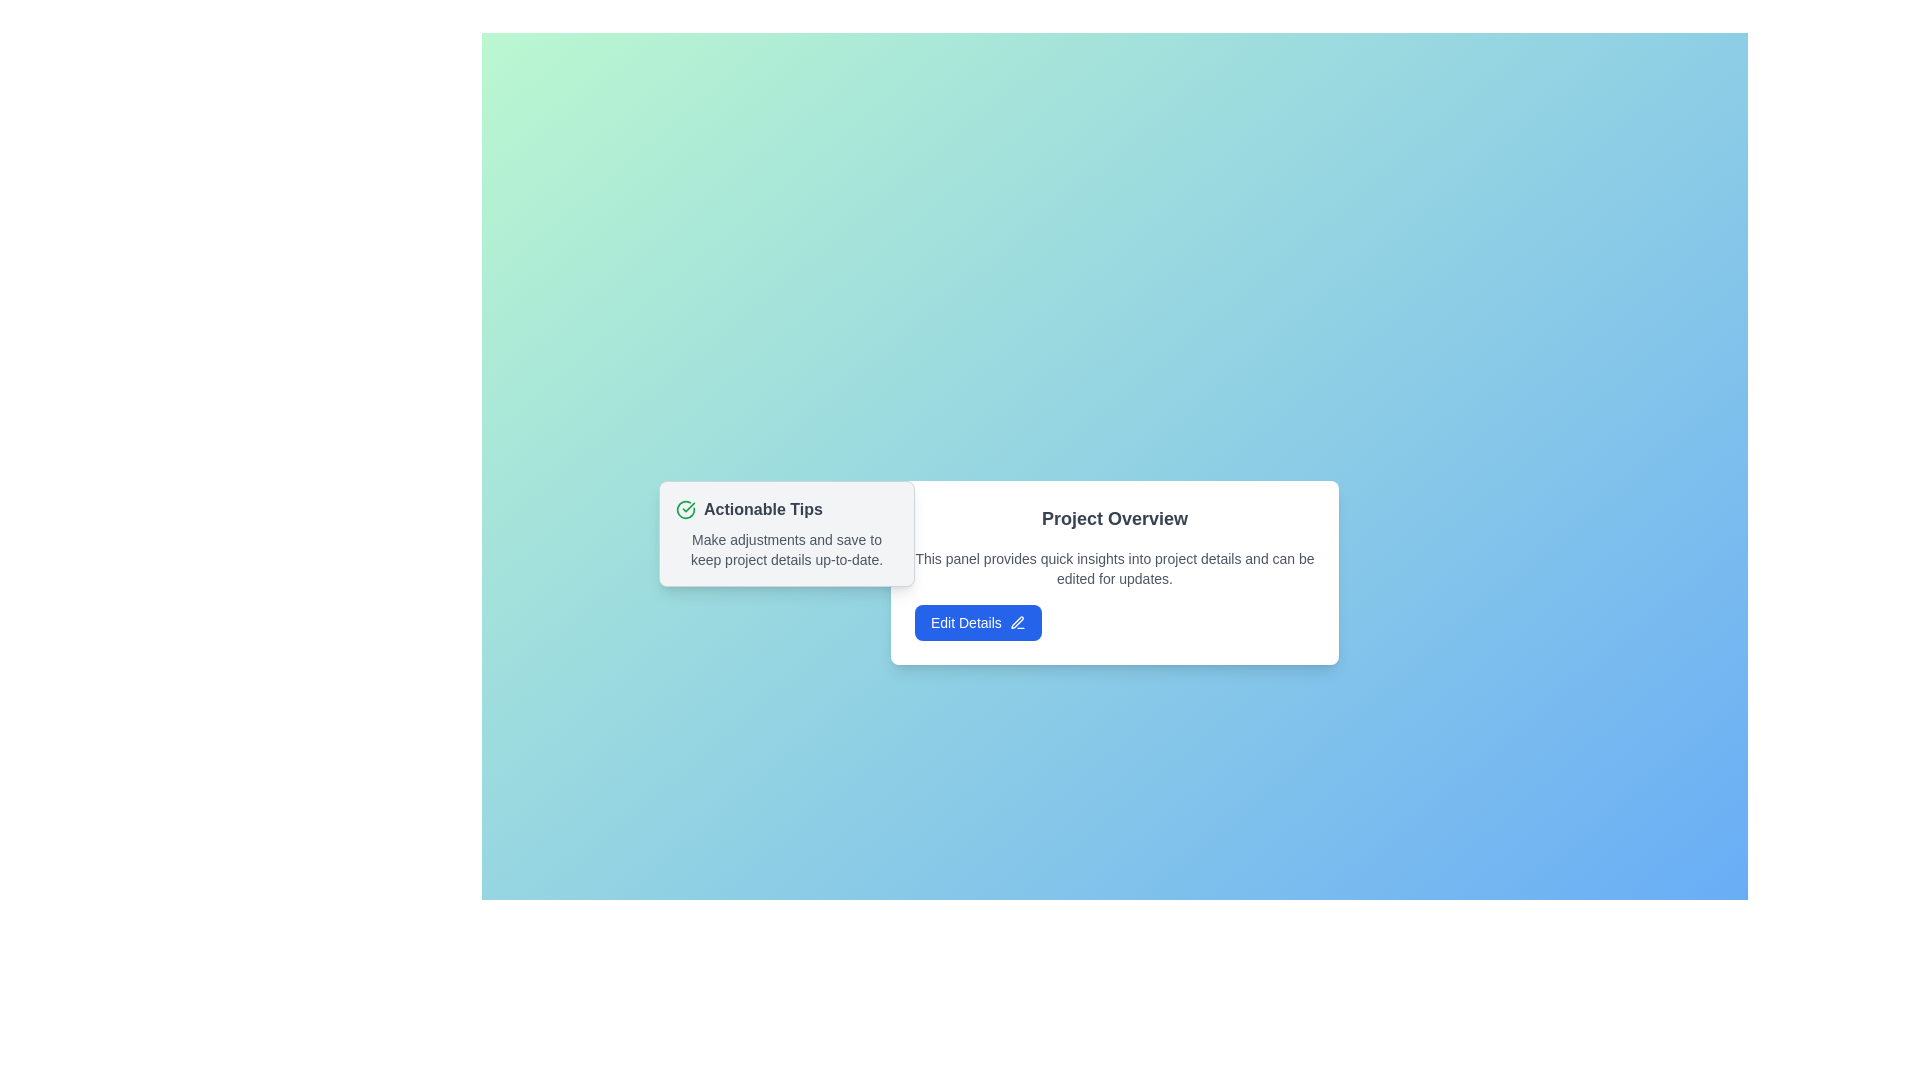 The height and width of the screenshot is (1080, 1920). Describe the element at coordinates (786, 508) in the screenshot. I see `text 'Actionable Tips' from the heading element, which features a green circular checkmark icon to the left and is located at the top-left of a bordered, light-gray dialog box` at that location.